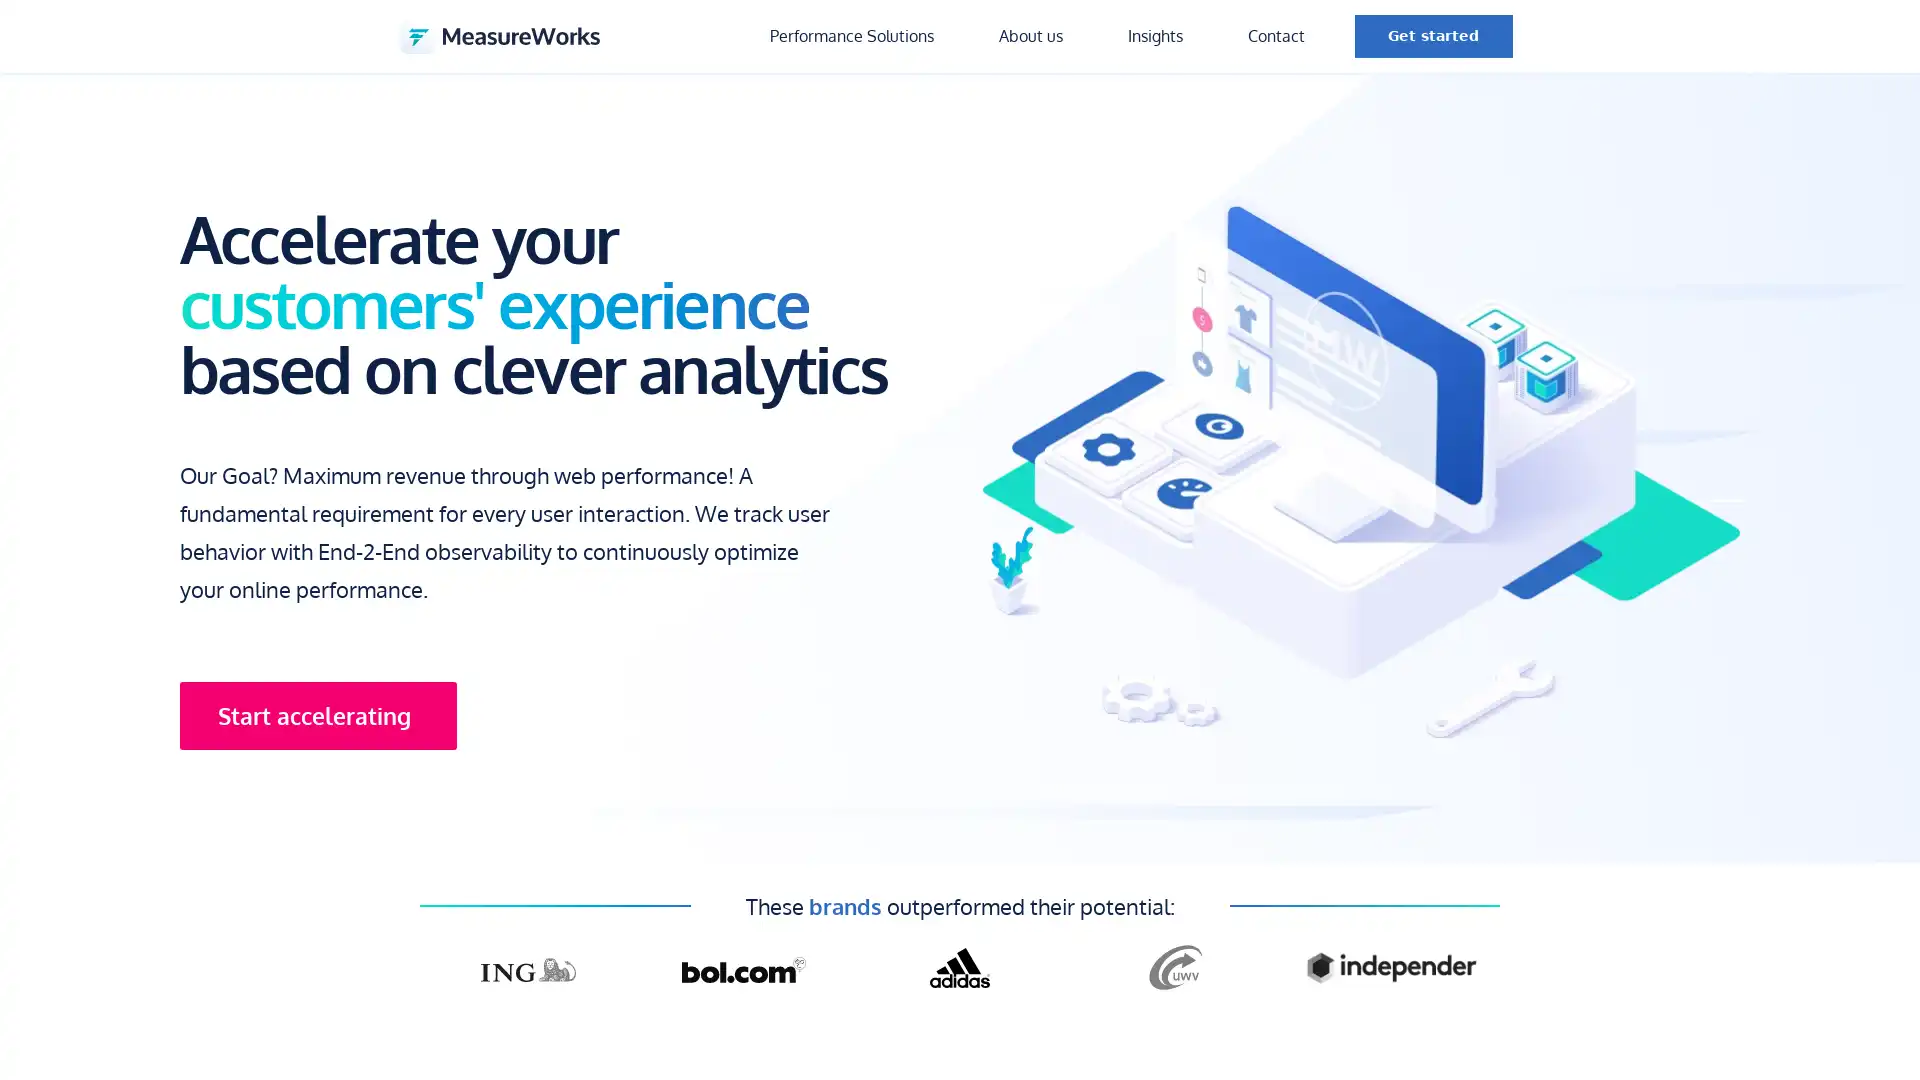  Describe the element at coordinates (350, 744) in the screenshot. I see `Start accelerating` at that location.